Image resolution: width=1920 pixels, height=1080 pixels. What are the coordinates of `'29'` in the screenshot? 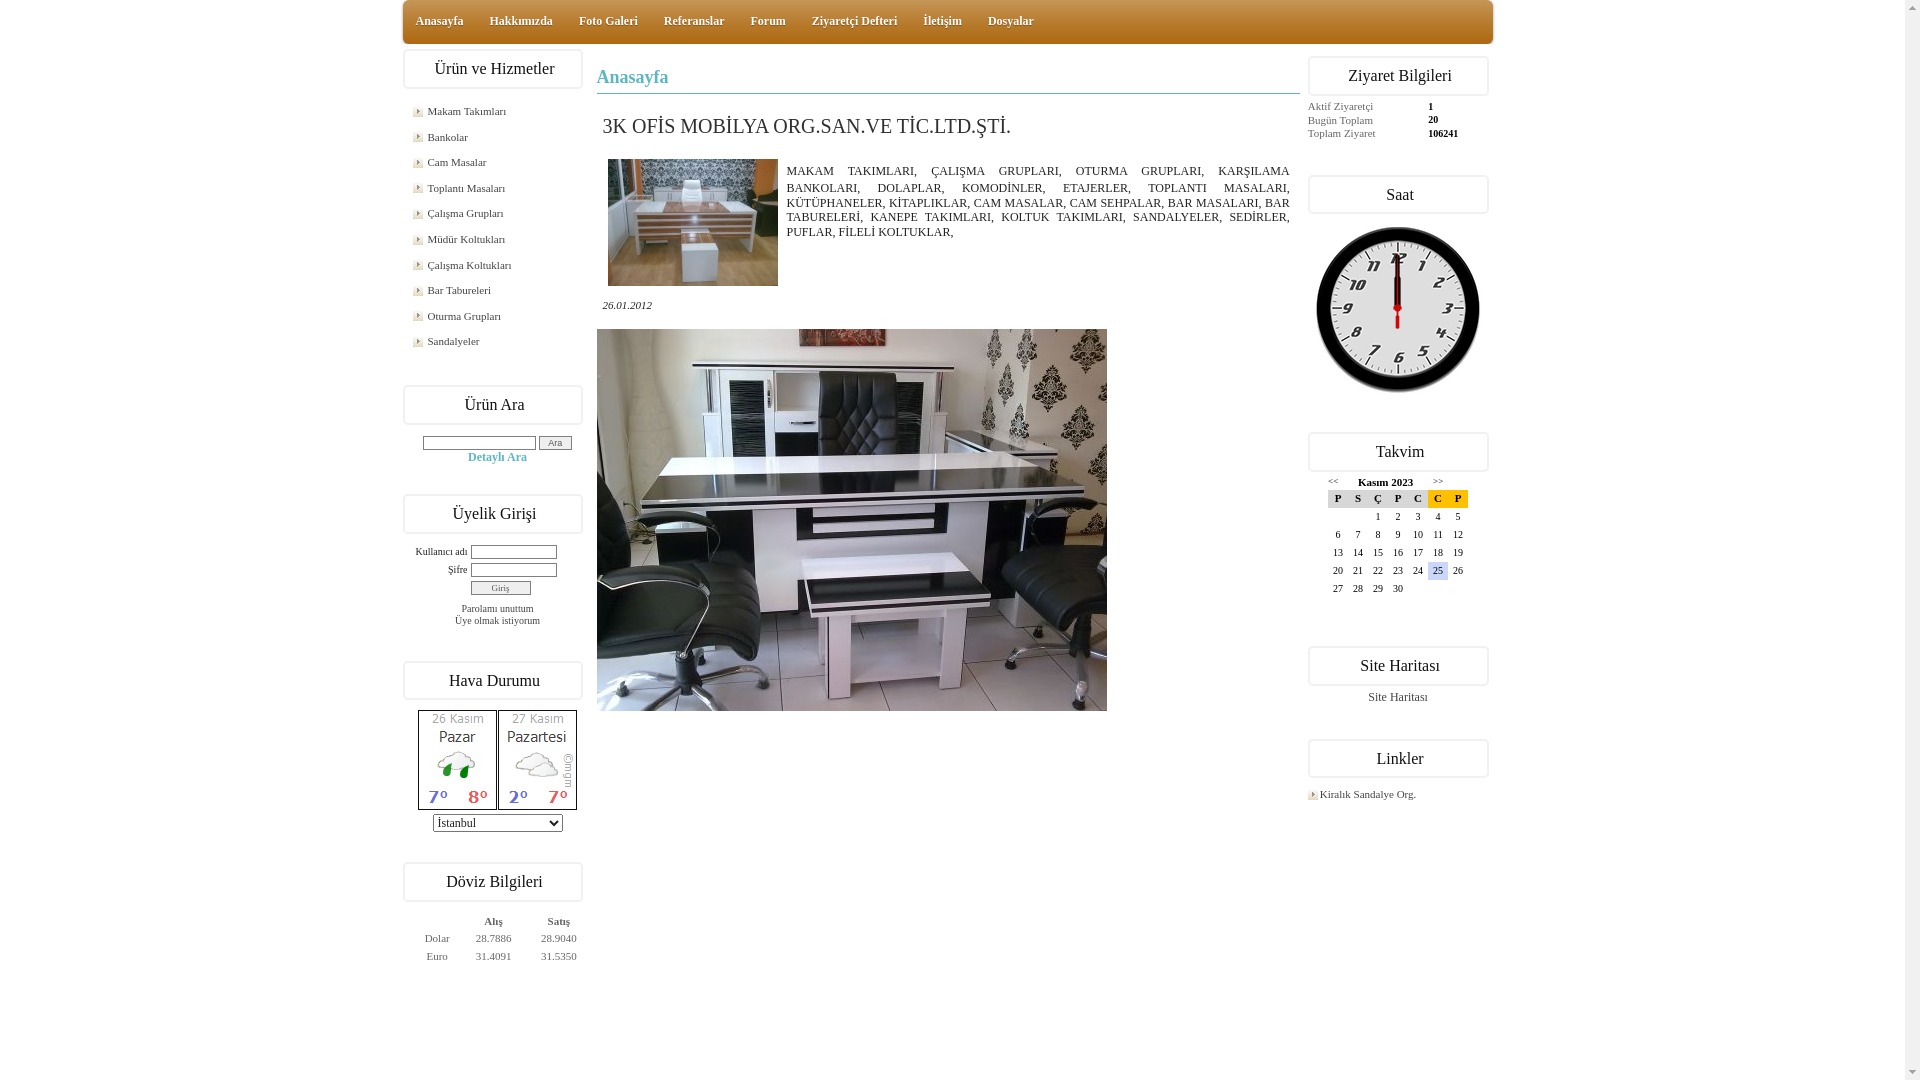 It's located at (1376, 588).